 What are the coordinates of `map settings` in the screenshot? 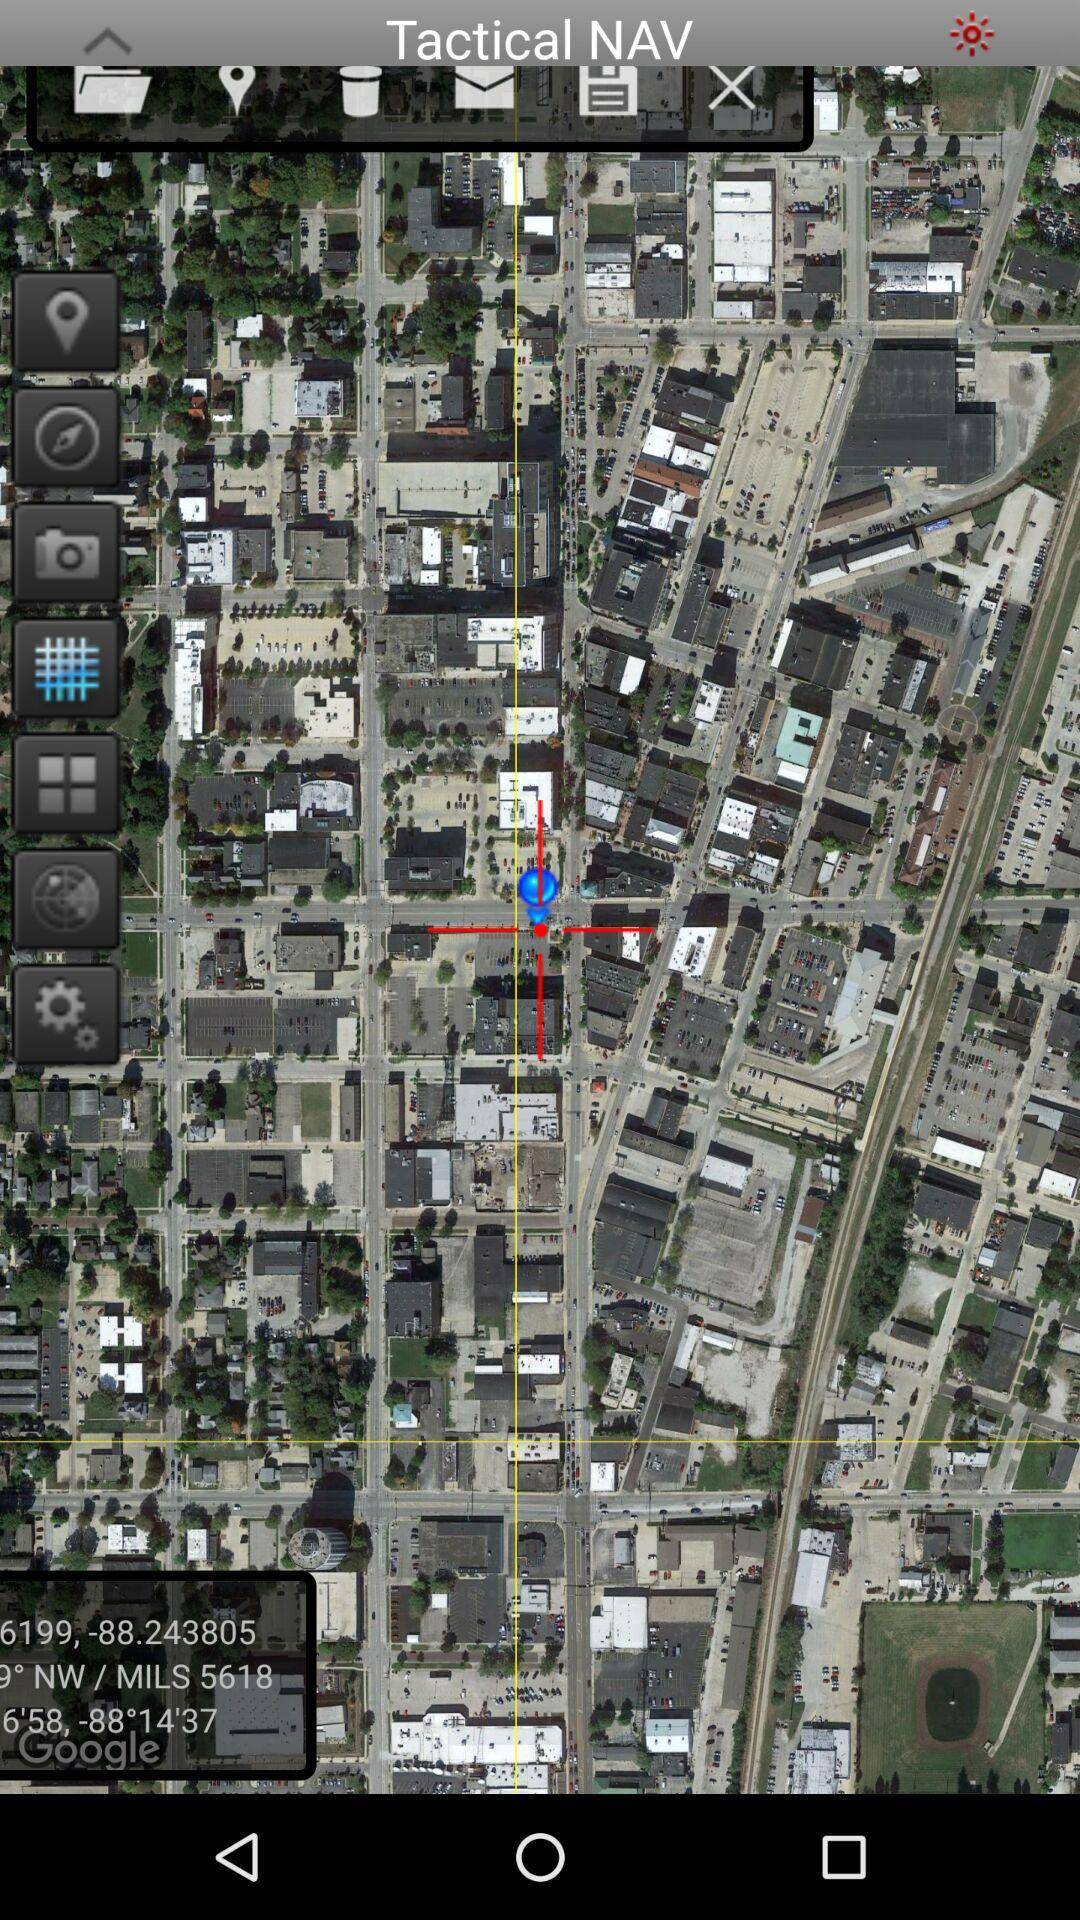 It's located at (58, 1013).